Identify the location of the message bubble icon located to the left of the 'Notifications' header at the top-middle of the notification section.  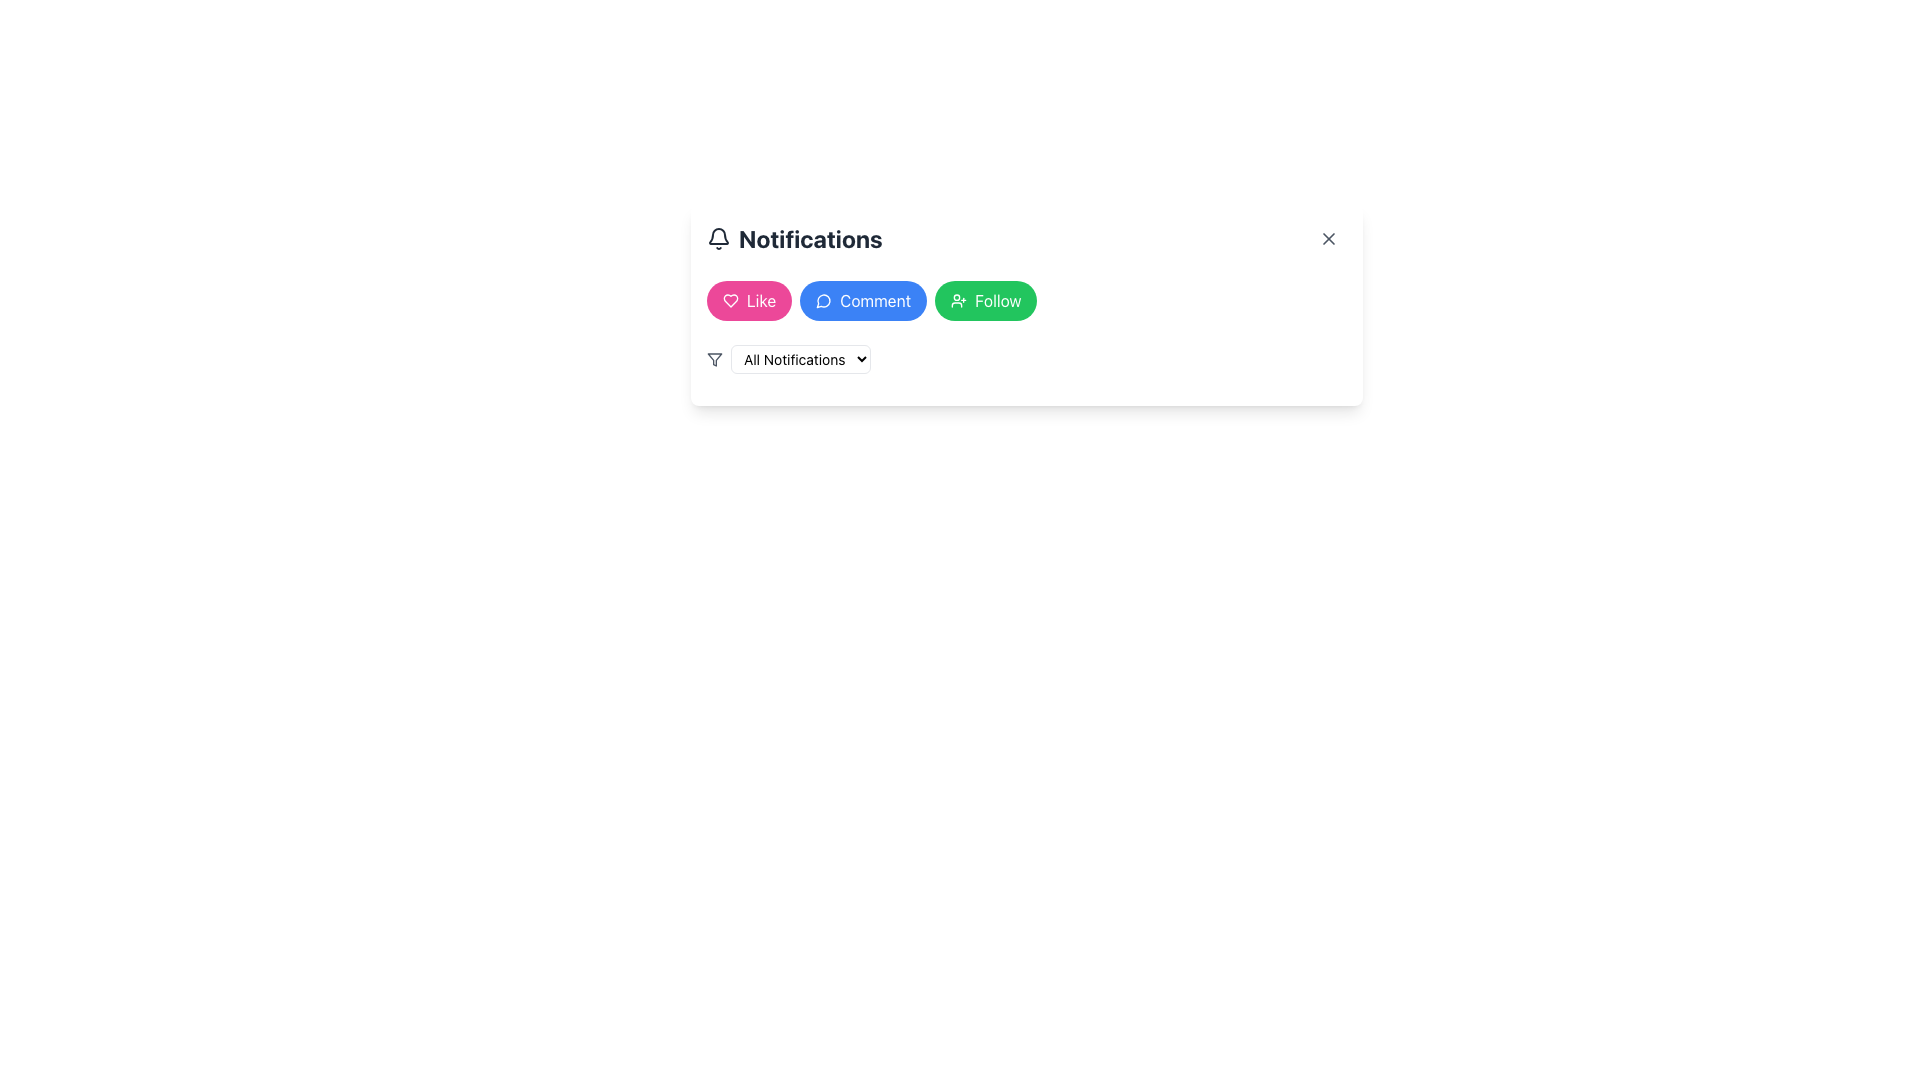
(823, 301).